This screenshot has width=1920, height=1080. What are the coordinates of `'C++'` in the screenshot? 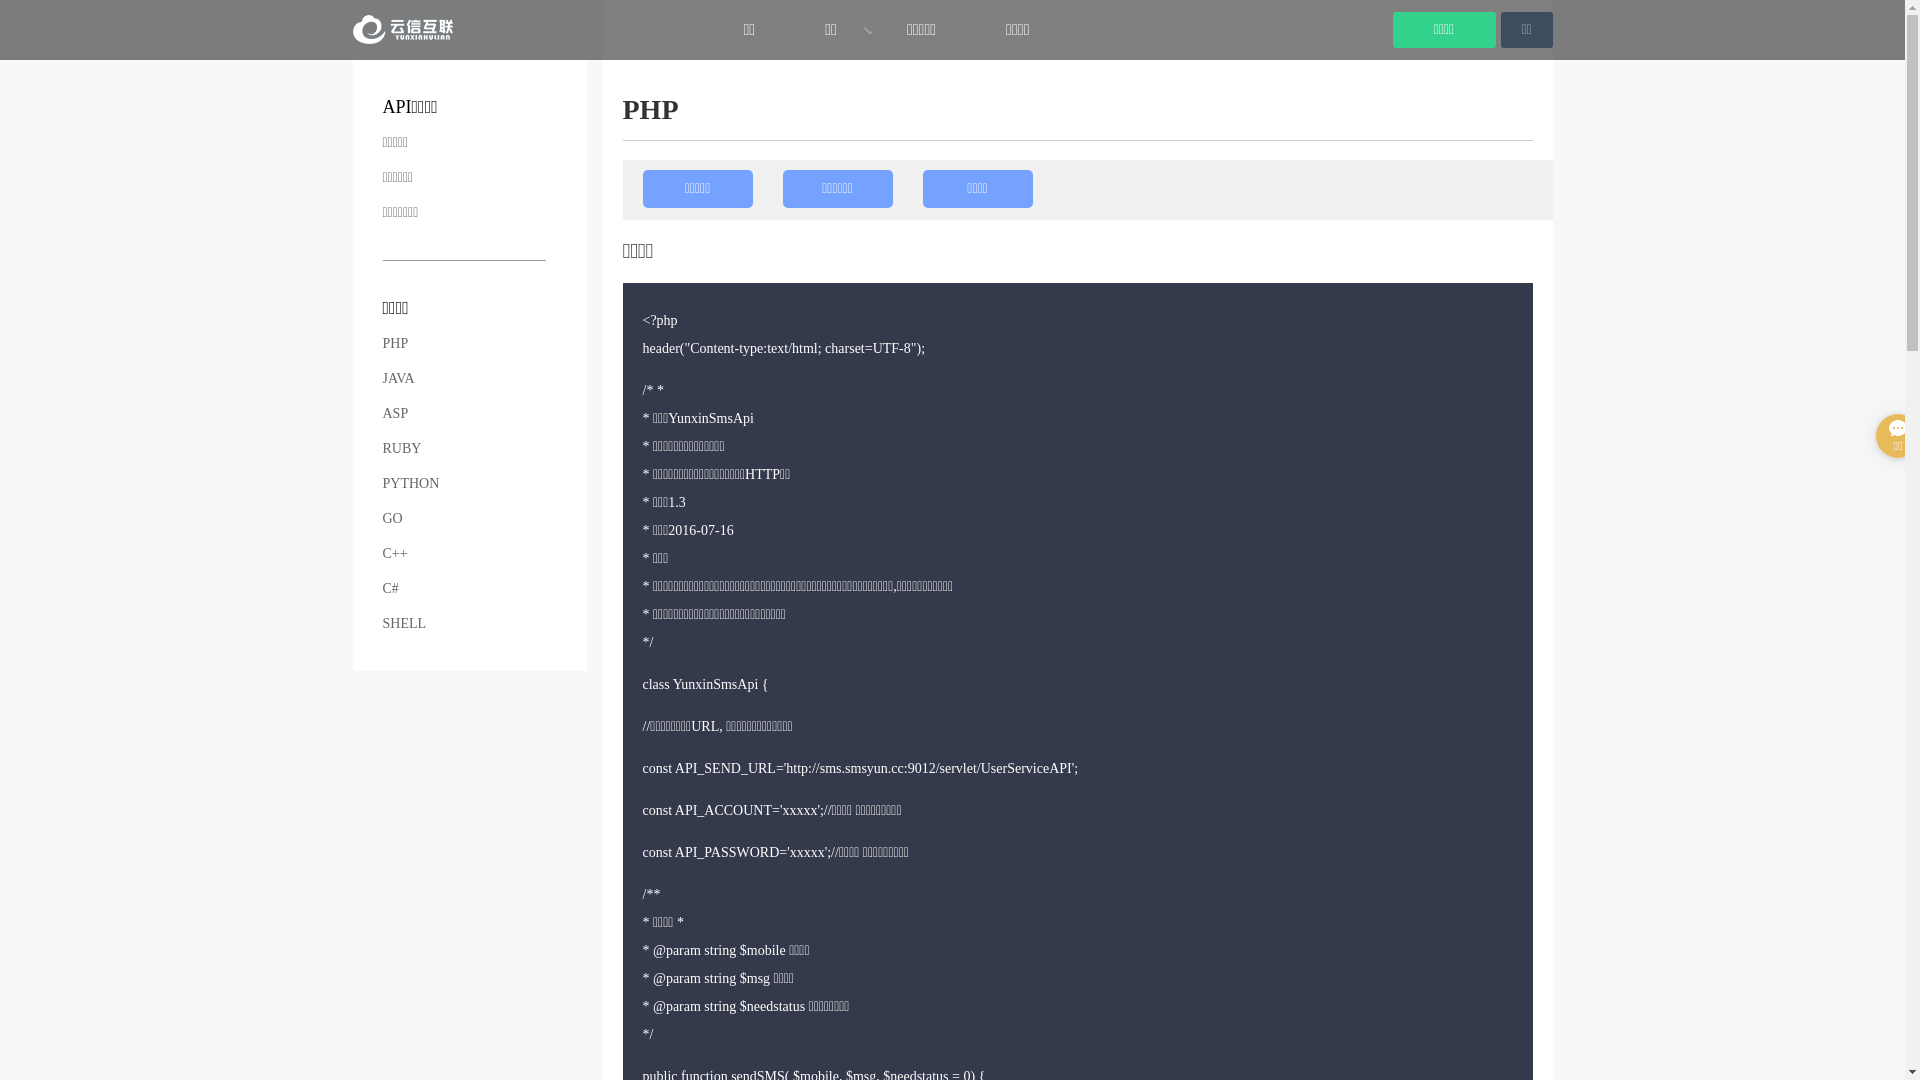 It's located at (382, 553).